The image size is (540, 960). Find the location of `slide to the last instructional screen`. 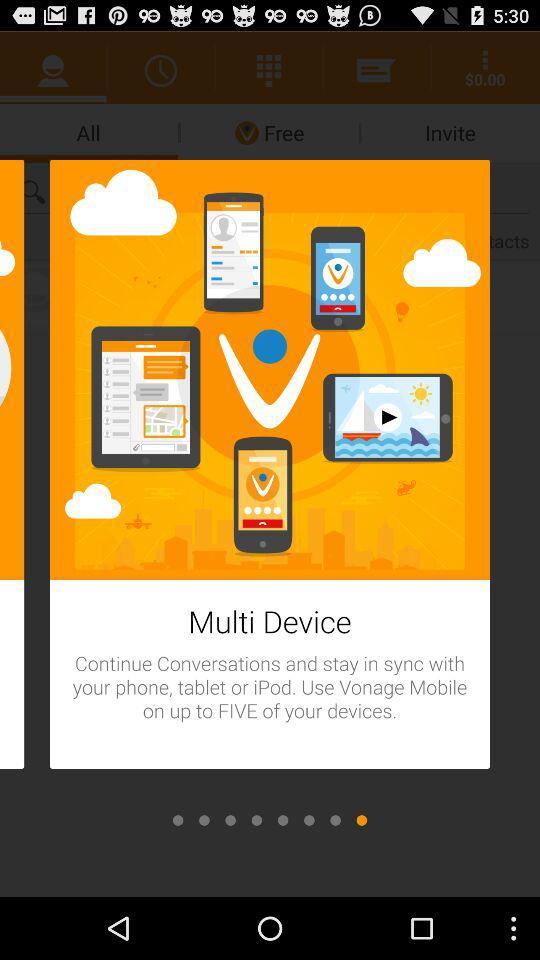

slide to the last instructional screen is located at coordinates (360, 820).